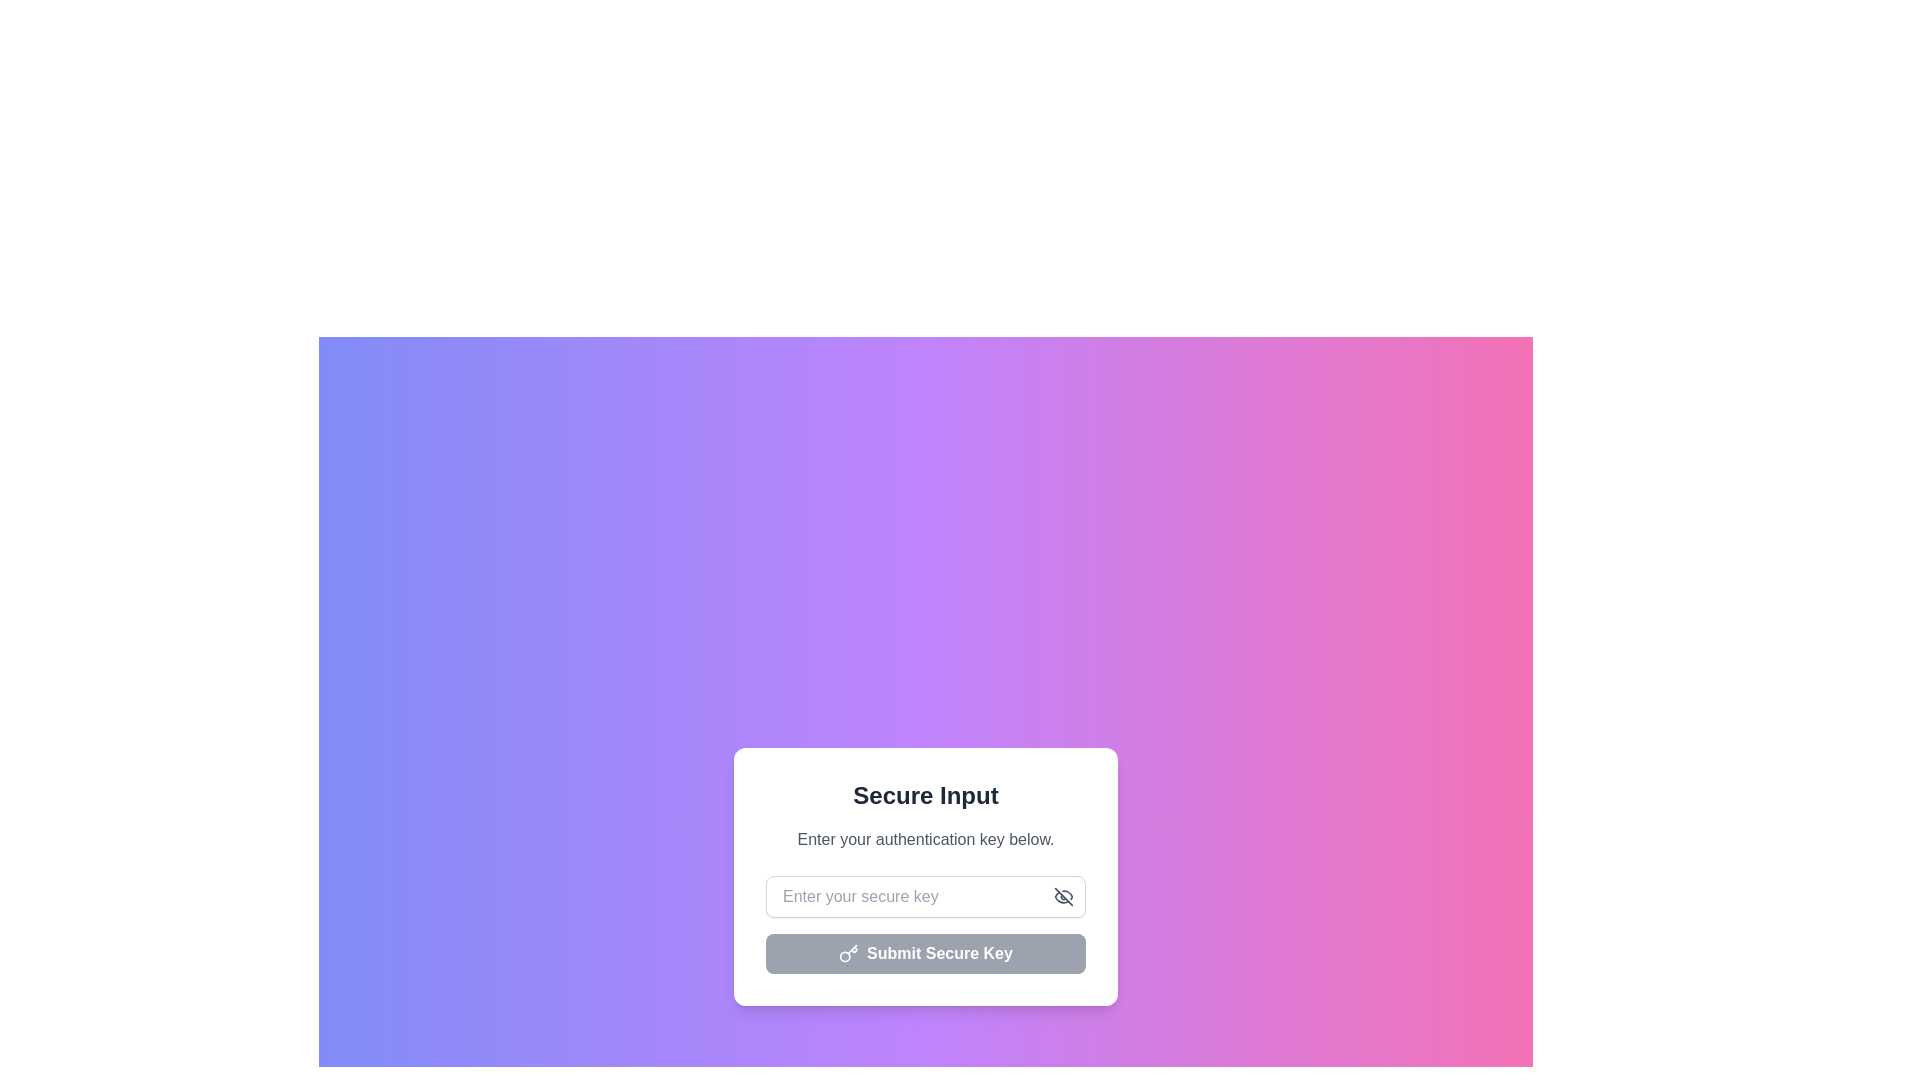 The width and height of the screenshot is (1920, 1080). What do you see at coordinates (1063, 896) in the screenshot?
I see `the button` at bounding box center [1063, 896].